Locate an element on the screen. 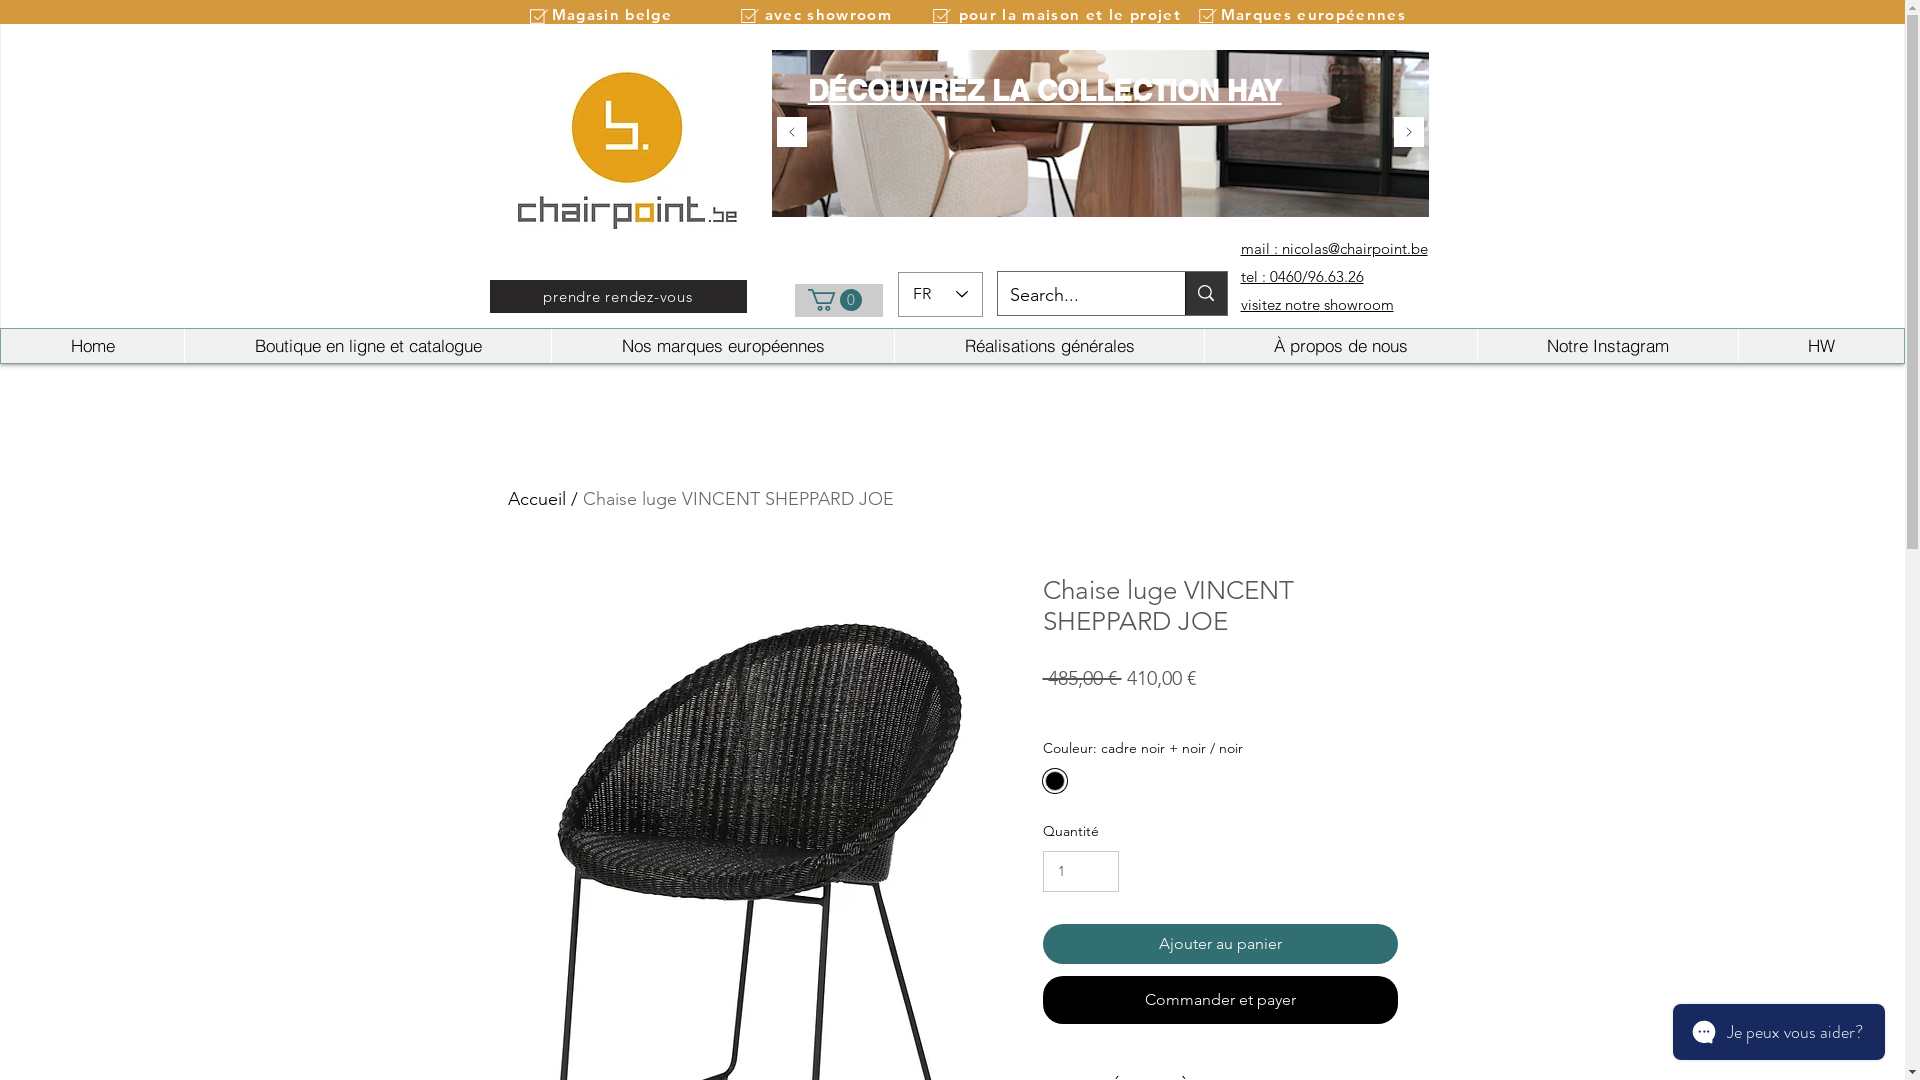 The width and height of the screenshot is (1920, 1080). 'prendre rendez-vous' is located at coordinates (617, 296).